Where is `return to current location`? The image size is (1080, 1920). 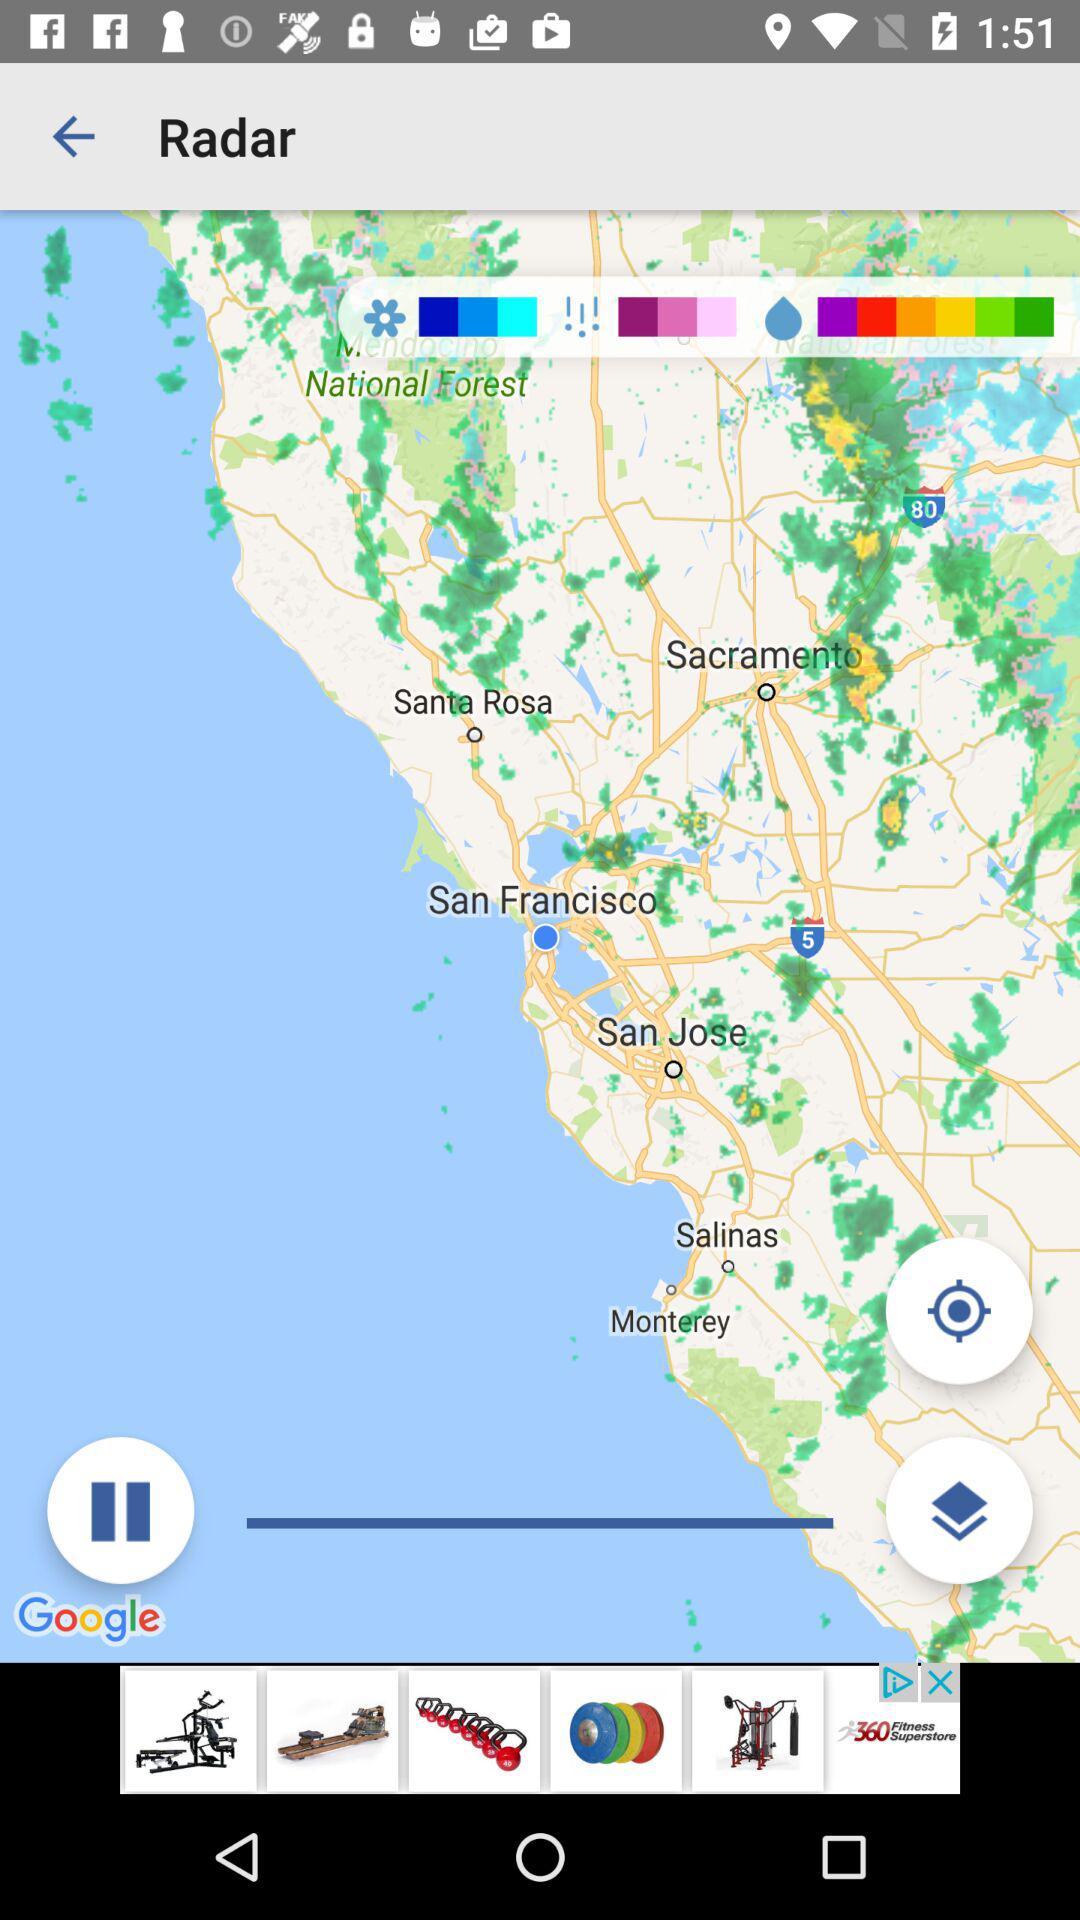
return to current location is located at coordinates (958, 1310).